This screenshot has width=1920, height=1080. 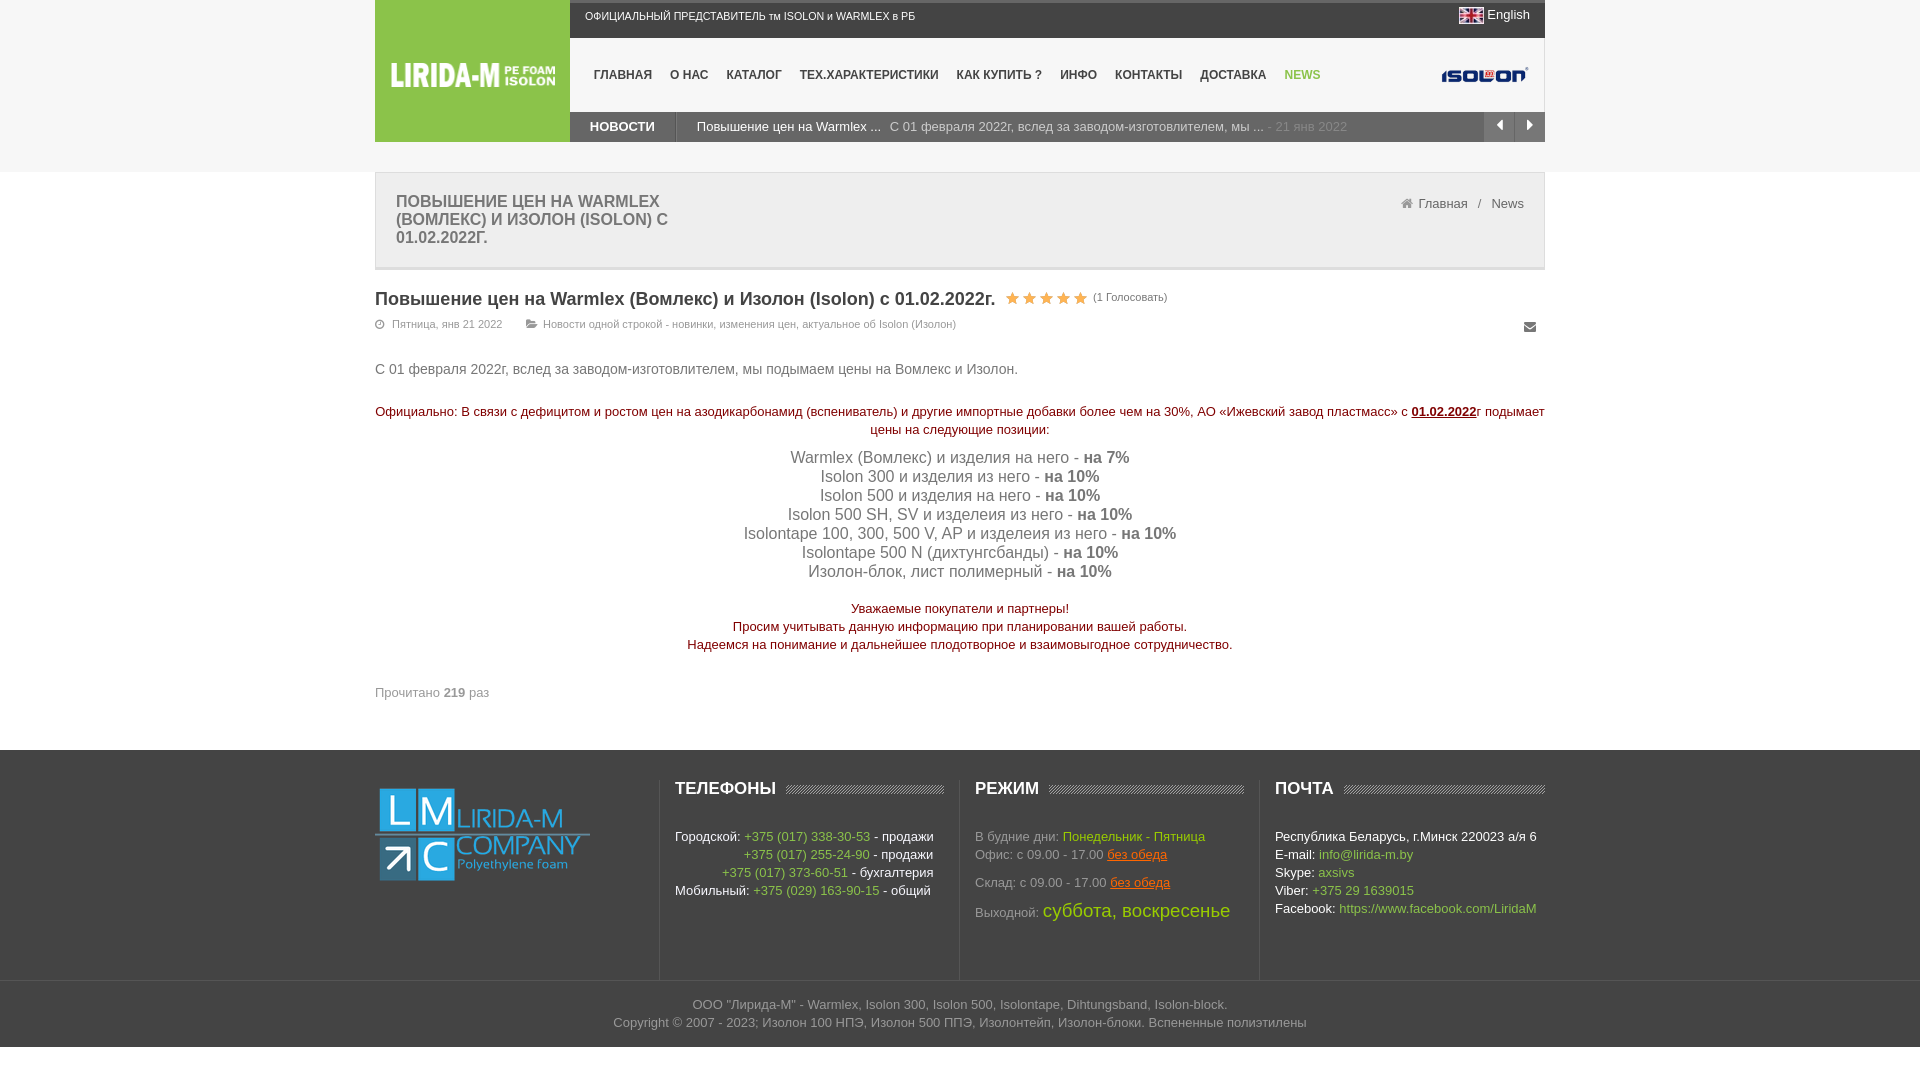 I want to click on 'English', so click(x=1508, y=14).